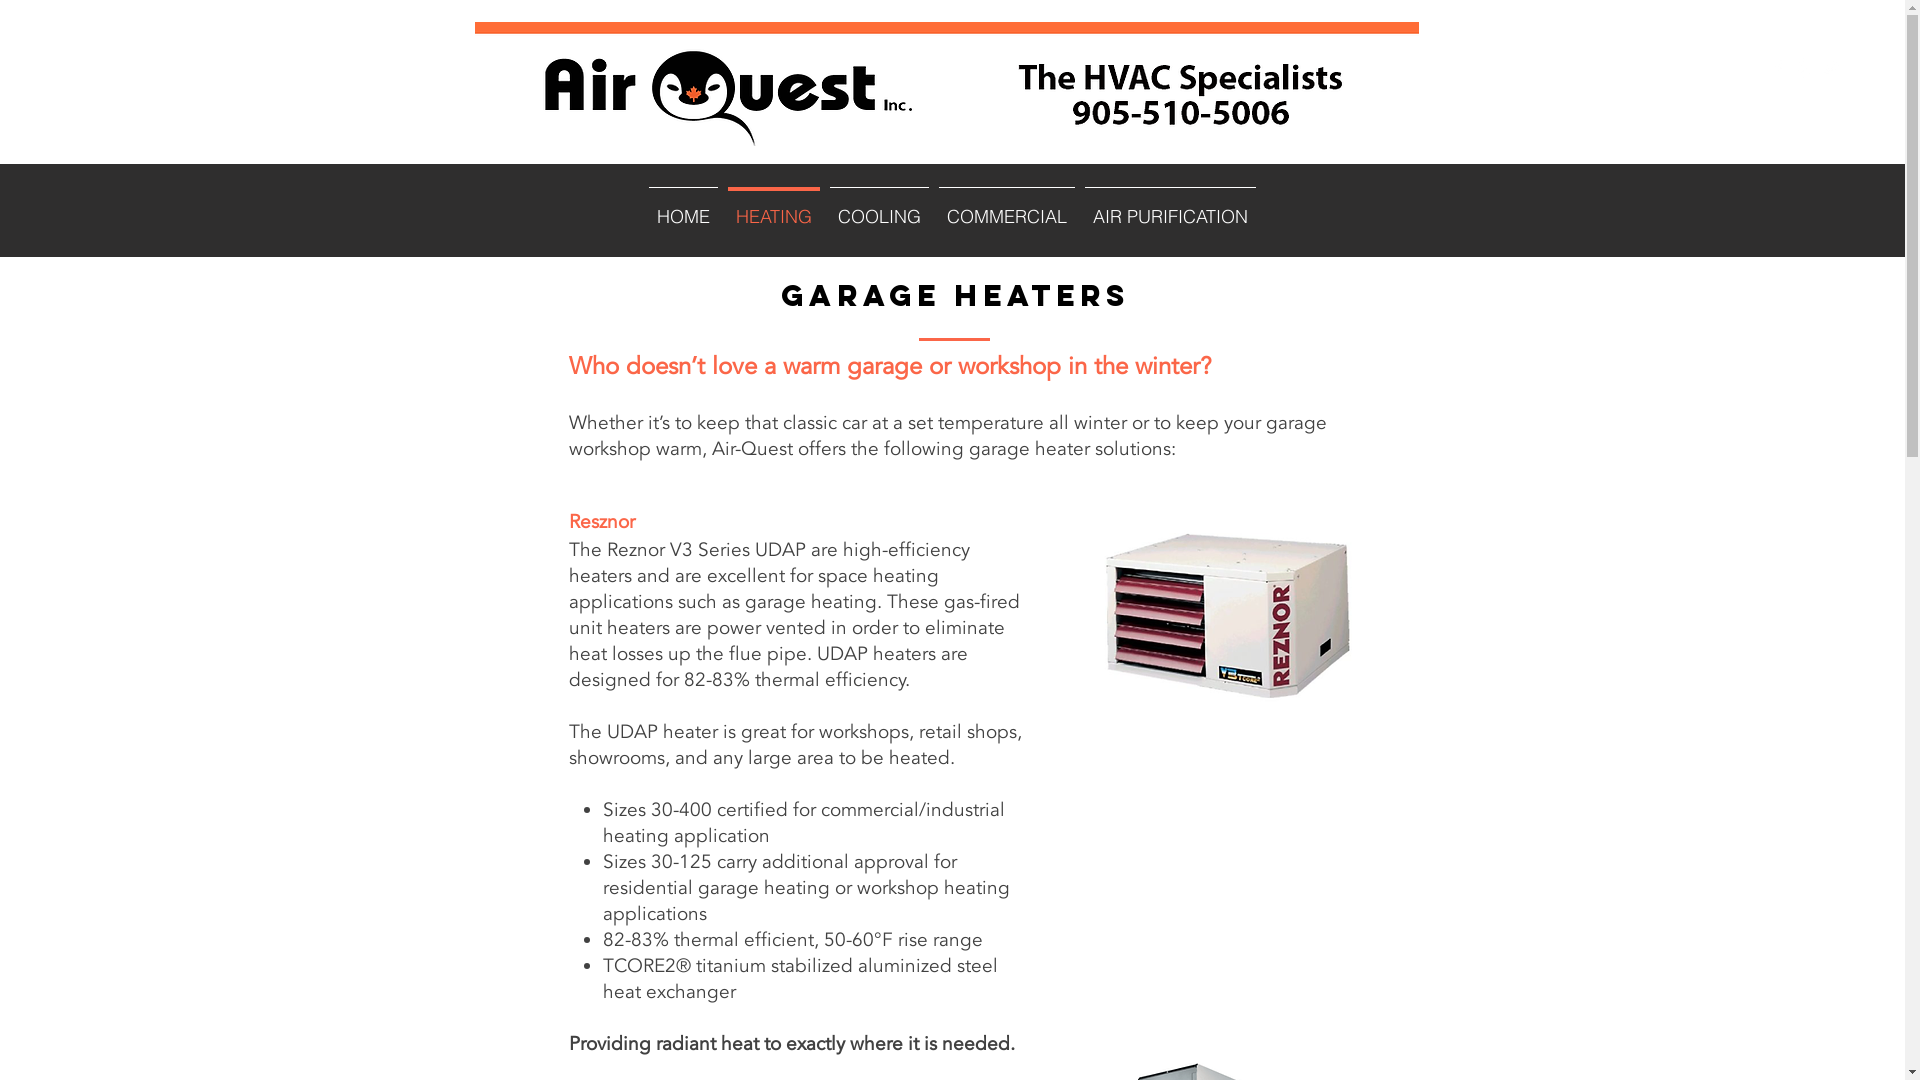  Describe the element at coordinates (683, 207) in the screenshot. I see `'HOME'` at that location.